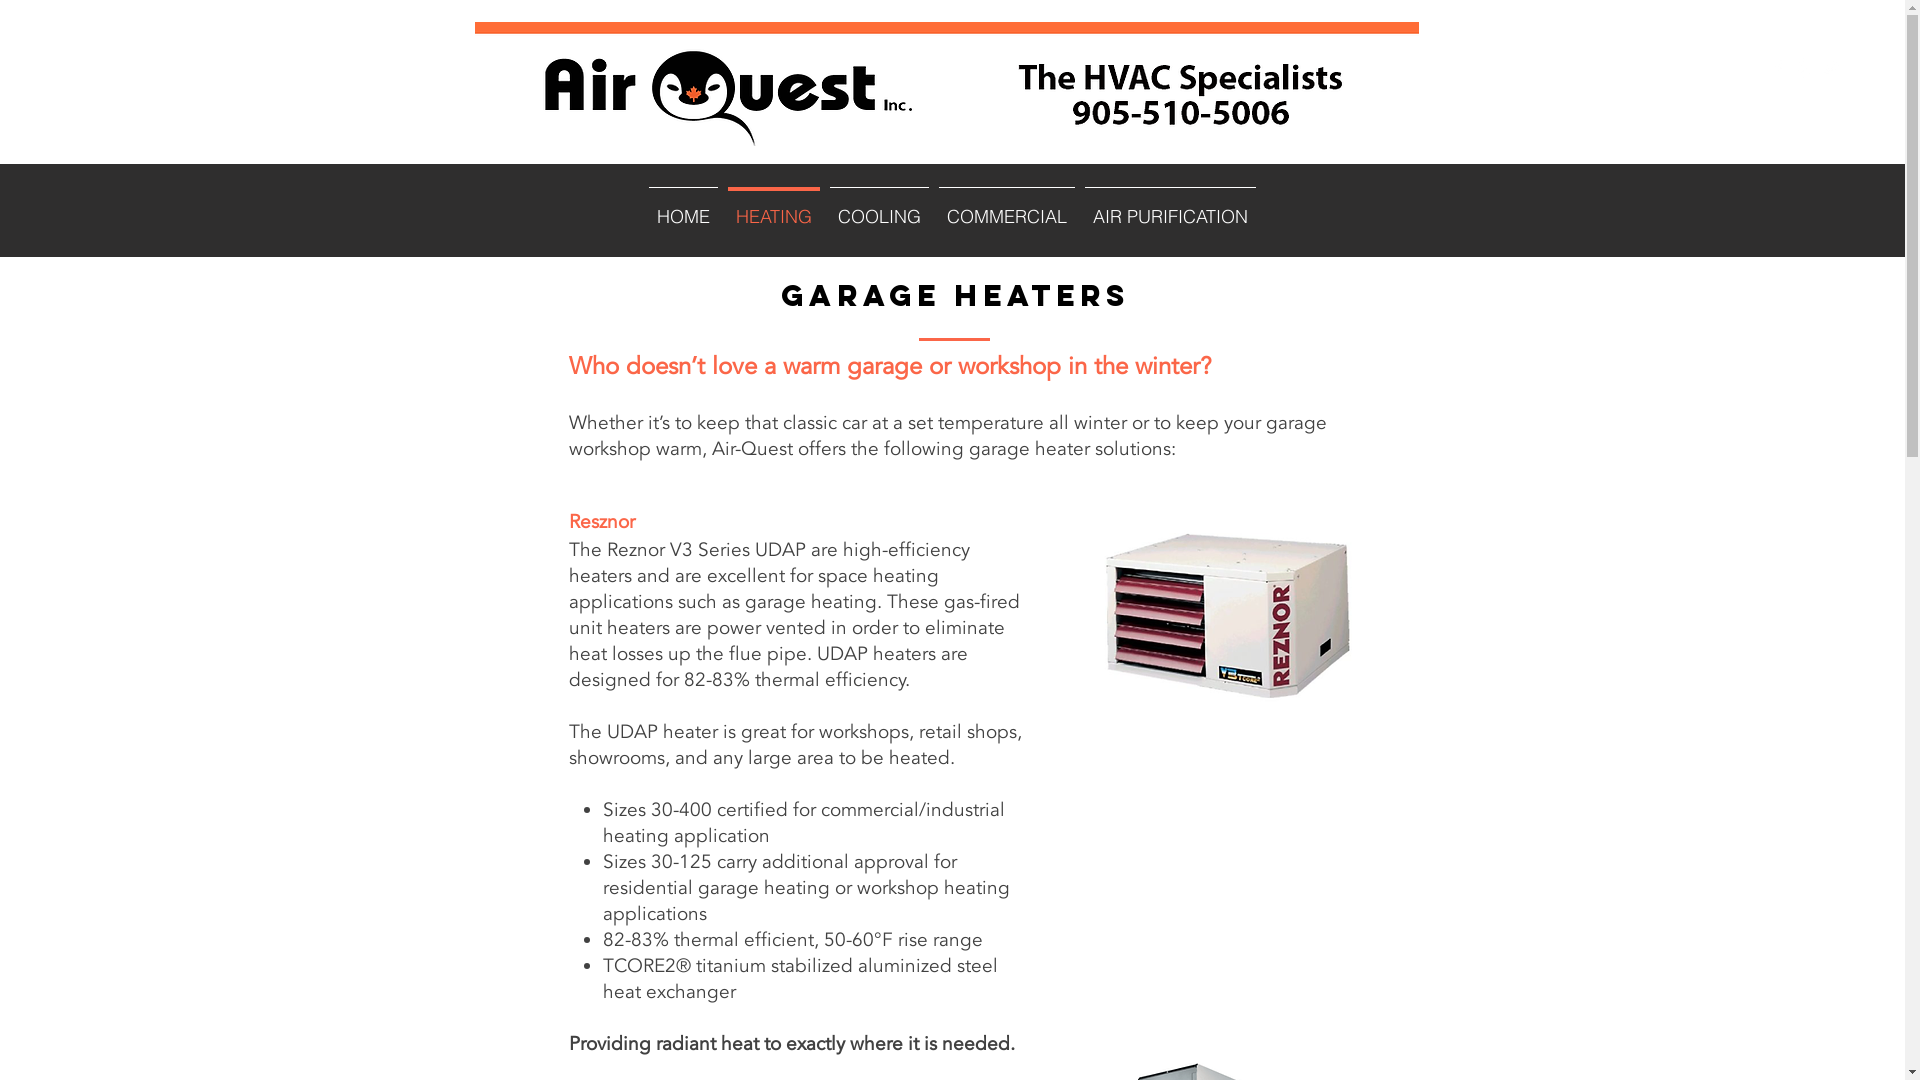  Describe the element at coordinates (683, 207) in the screenshot. I see `'HOME'` at that location.